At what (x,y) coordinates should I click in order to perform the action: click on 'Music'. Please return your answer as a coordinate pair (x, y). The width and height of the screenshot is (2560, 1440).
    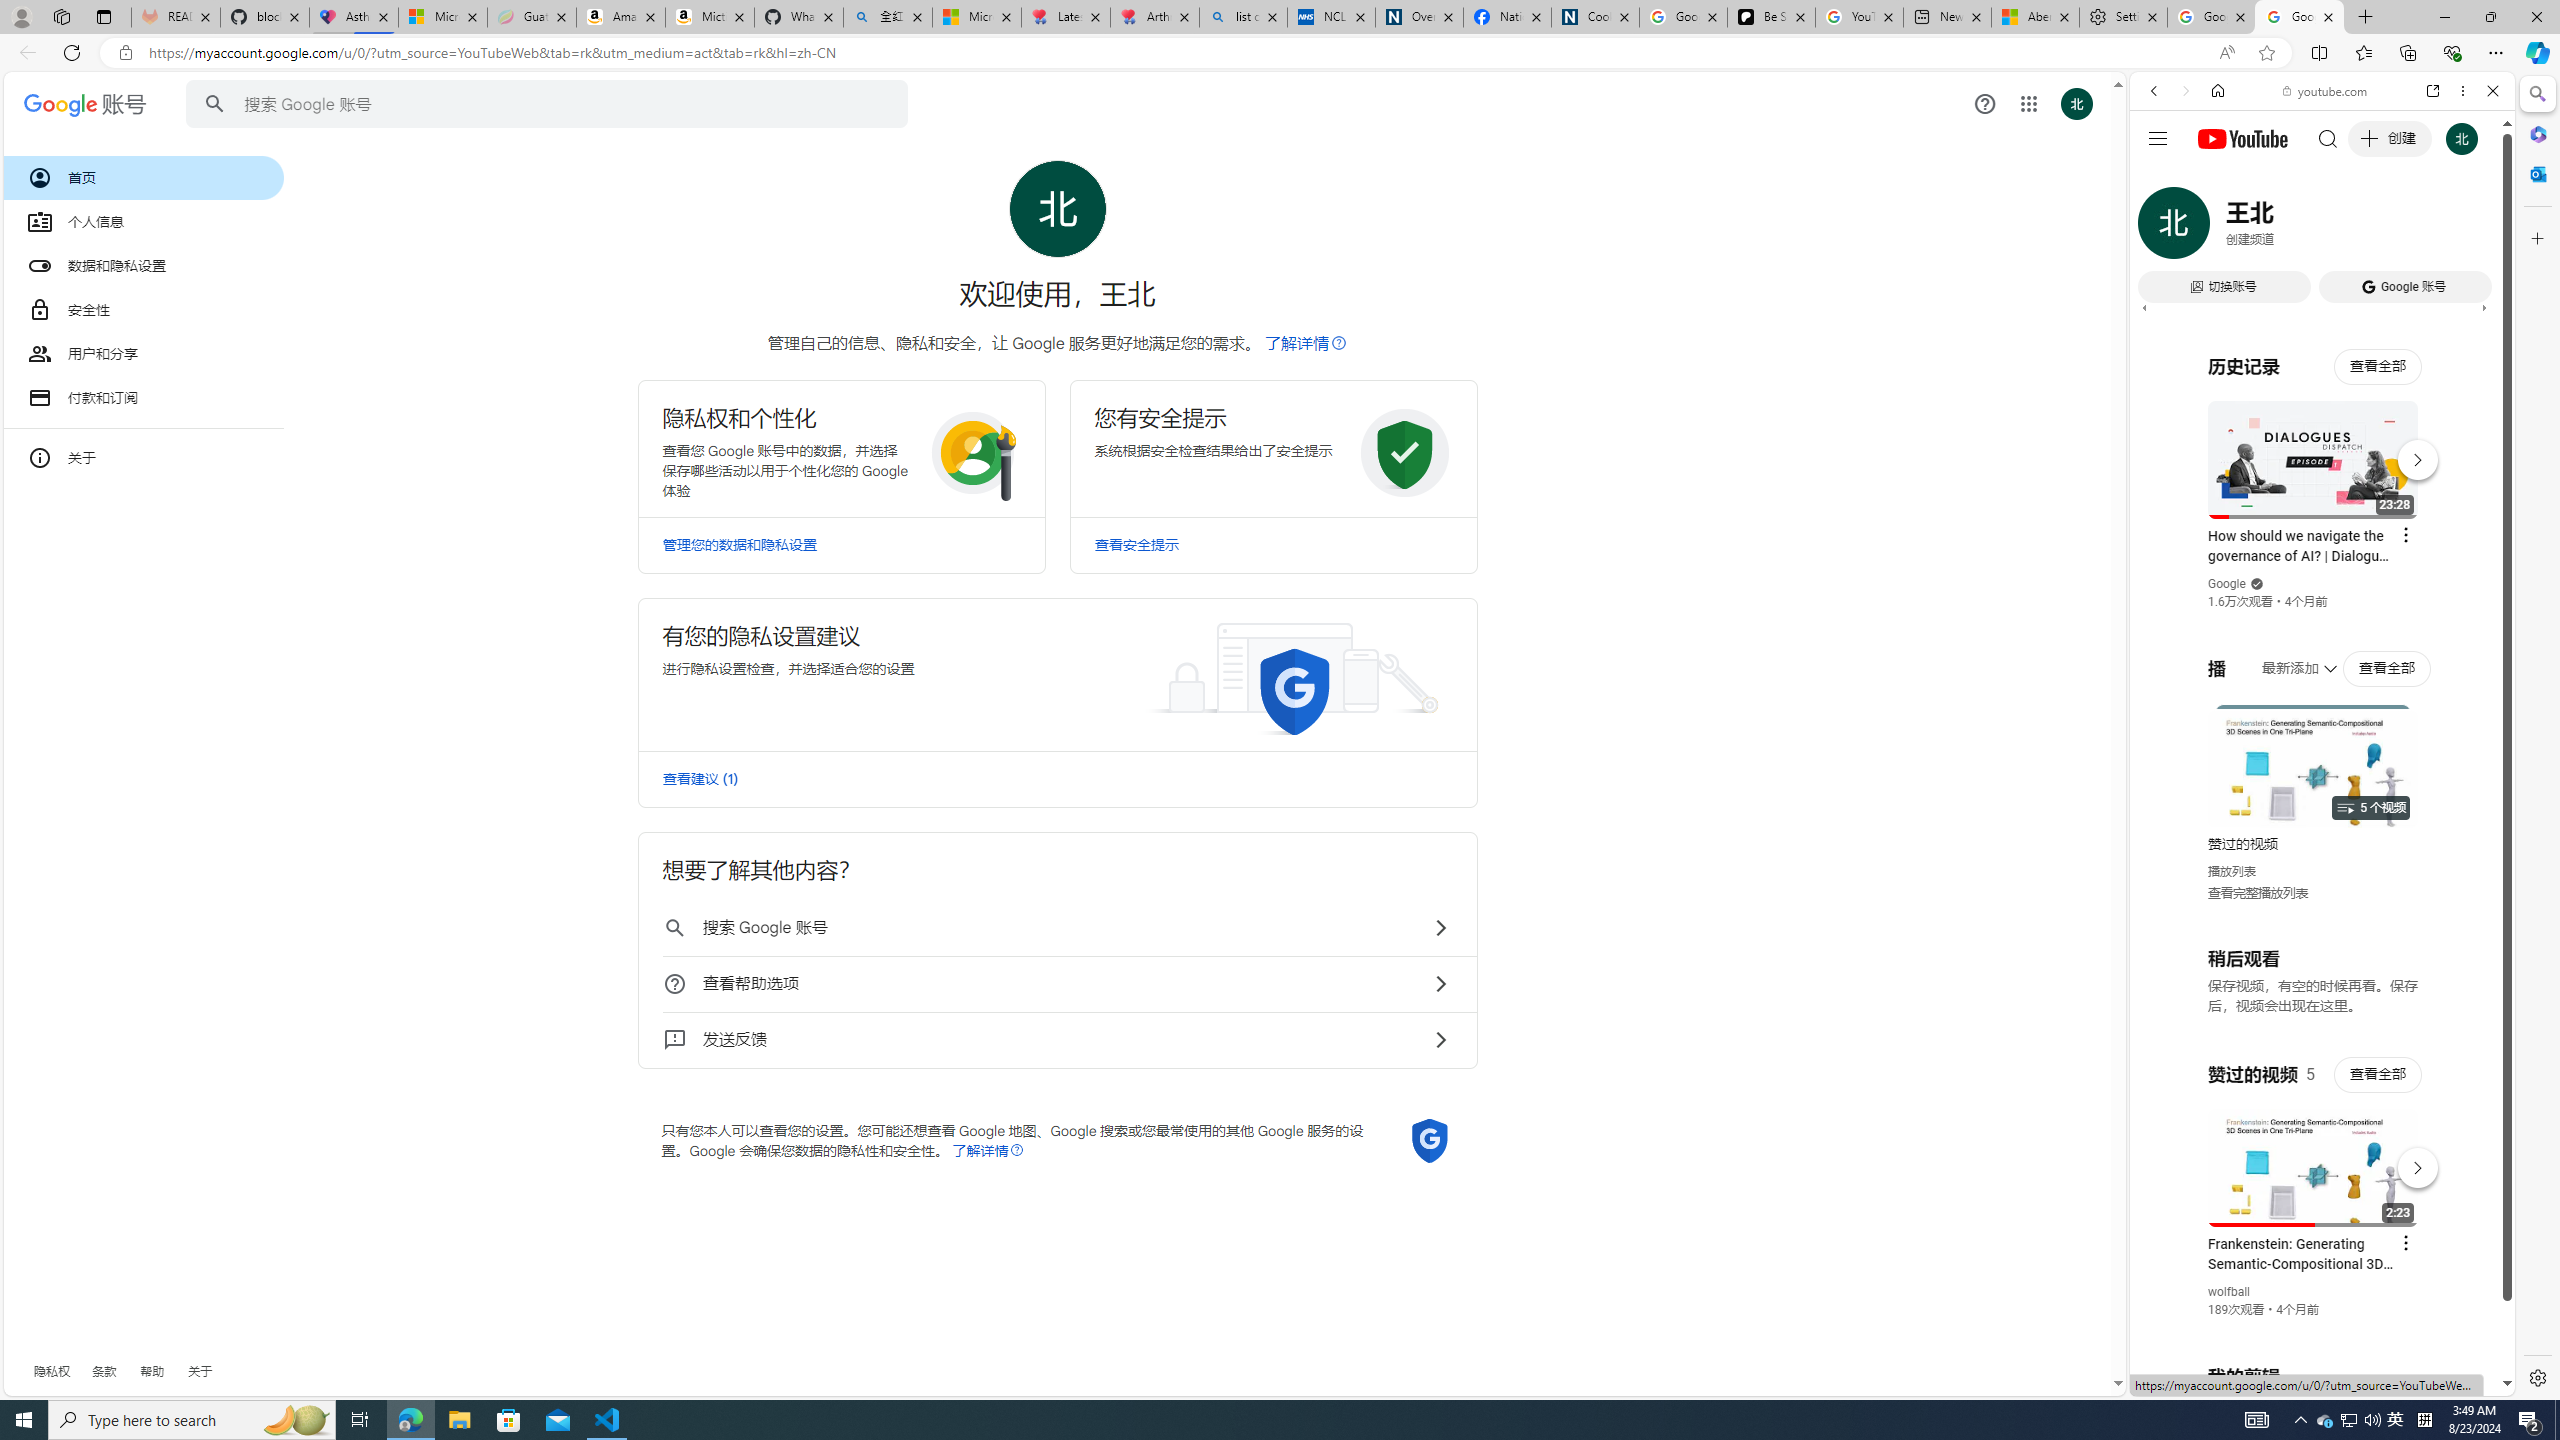
    Looking at the image, I should click on (2320, 543).